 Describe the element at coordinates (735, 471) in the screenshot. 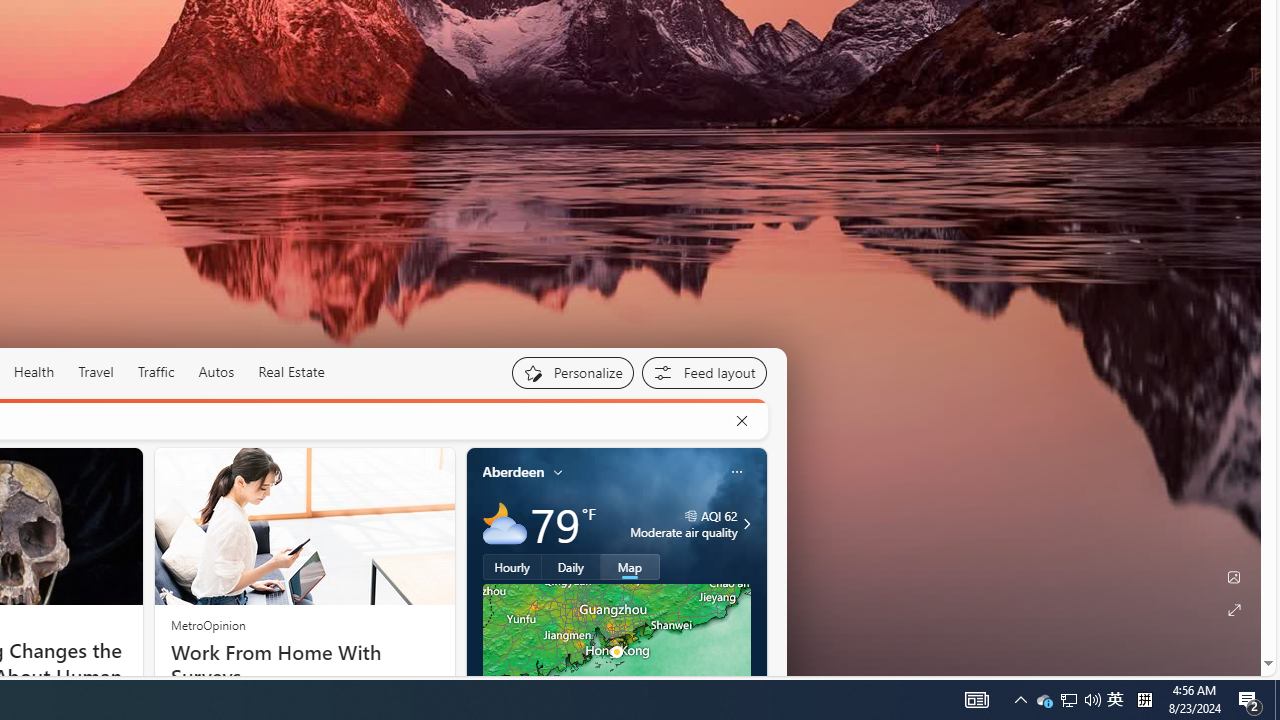

I see `'Class: icon-img'` at that location.